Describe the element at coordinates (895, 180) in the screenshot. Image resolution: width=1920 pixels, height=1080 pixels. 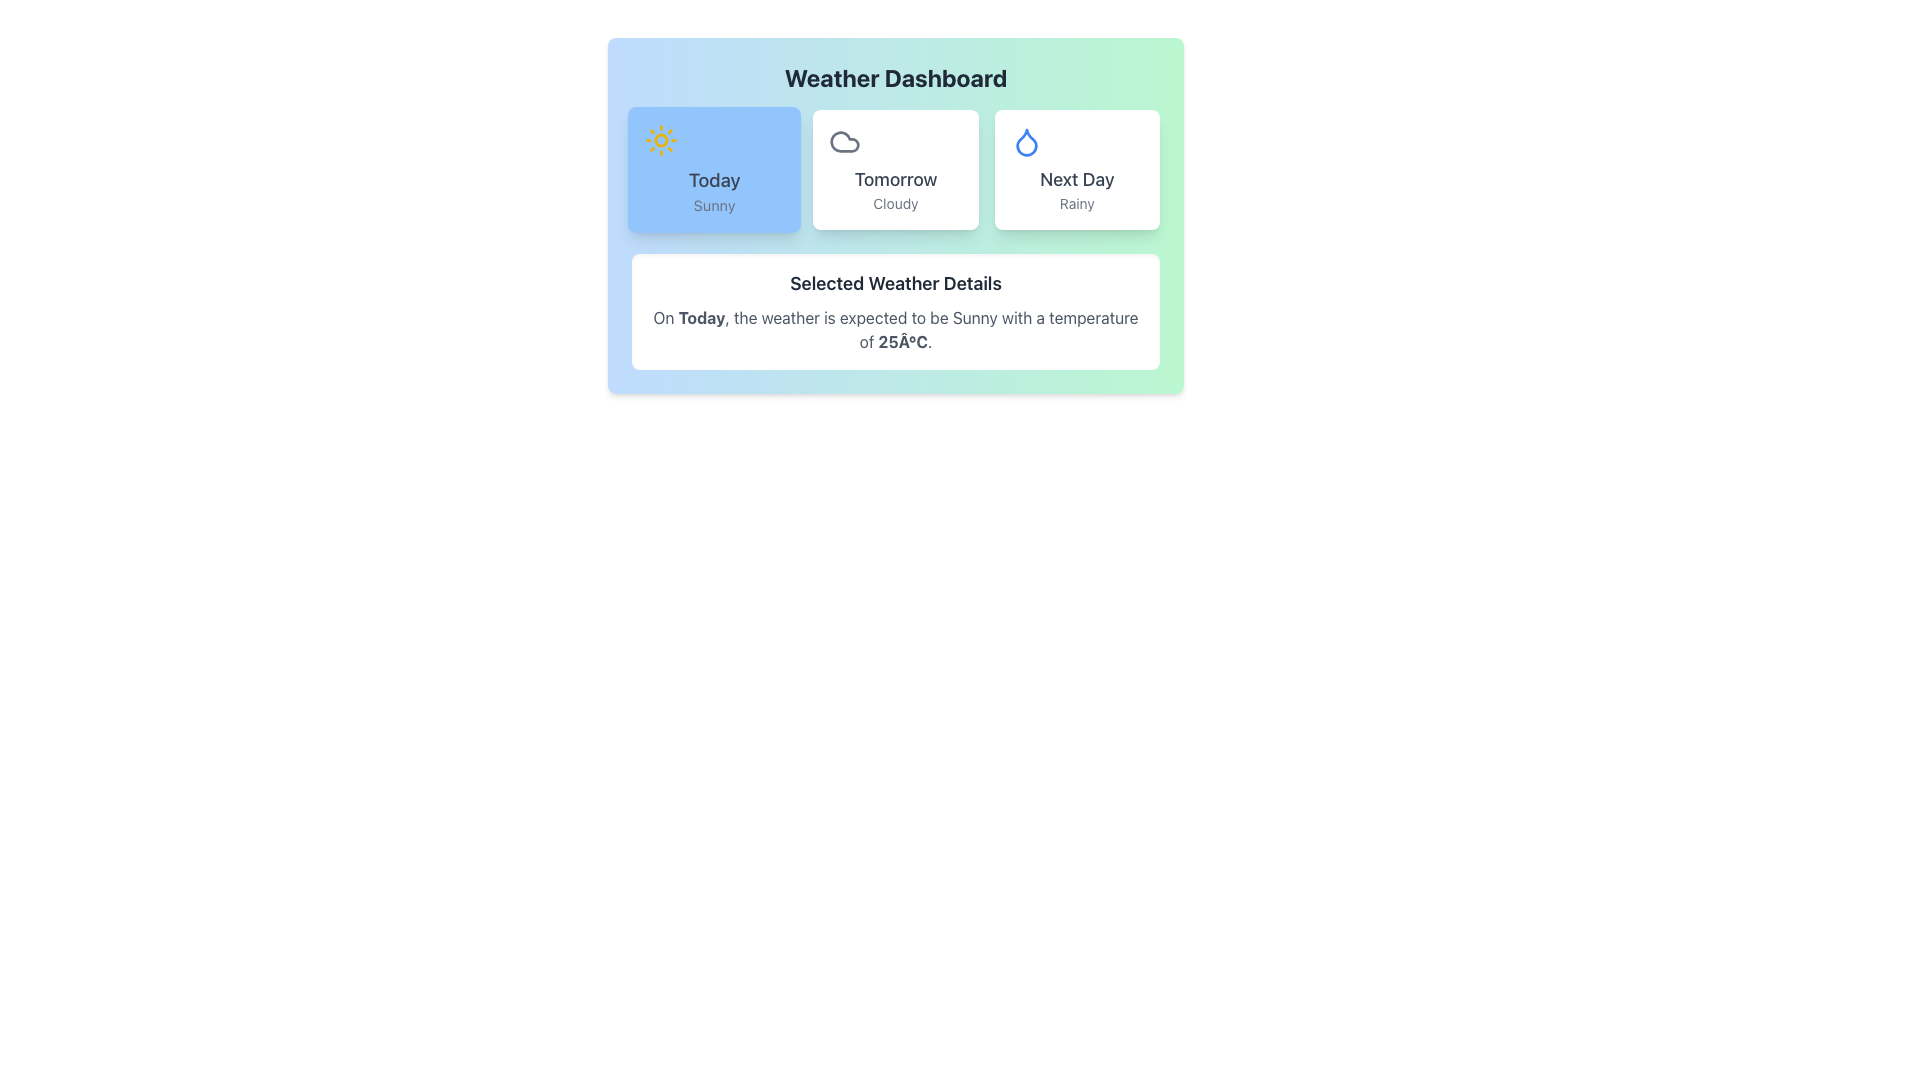
I see `the text label indicating the weather forecast for 'Tomorrow', which is located in the middle section of a horizontal navigation bar, below a cloud icon and above a smaller label 'Cloudy'` at that location.